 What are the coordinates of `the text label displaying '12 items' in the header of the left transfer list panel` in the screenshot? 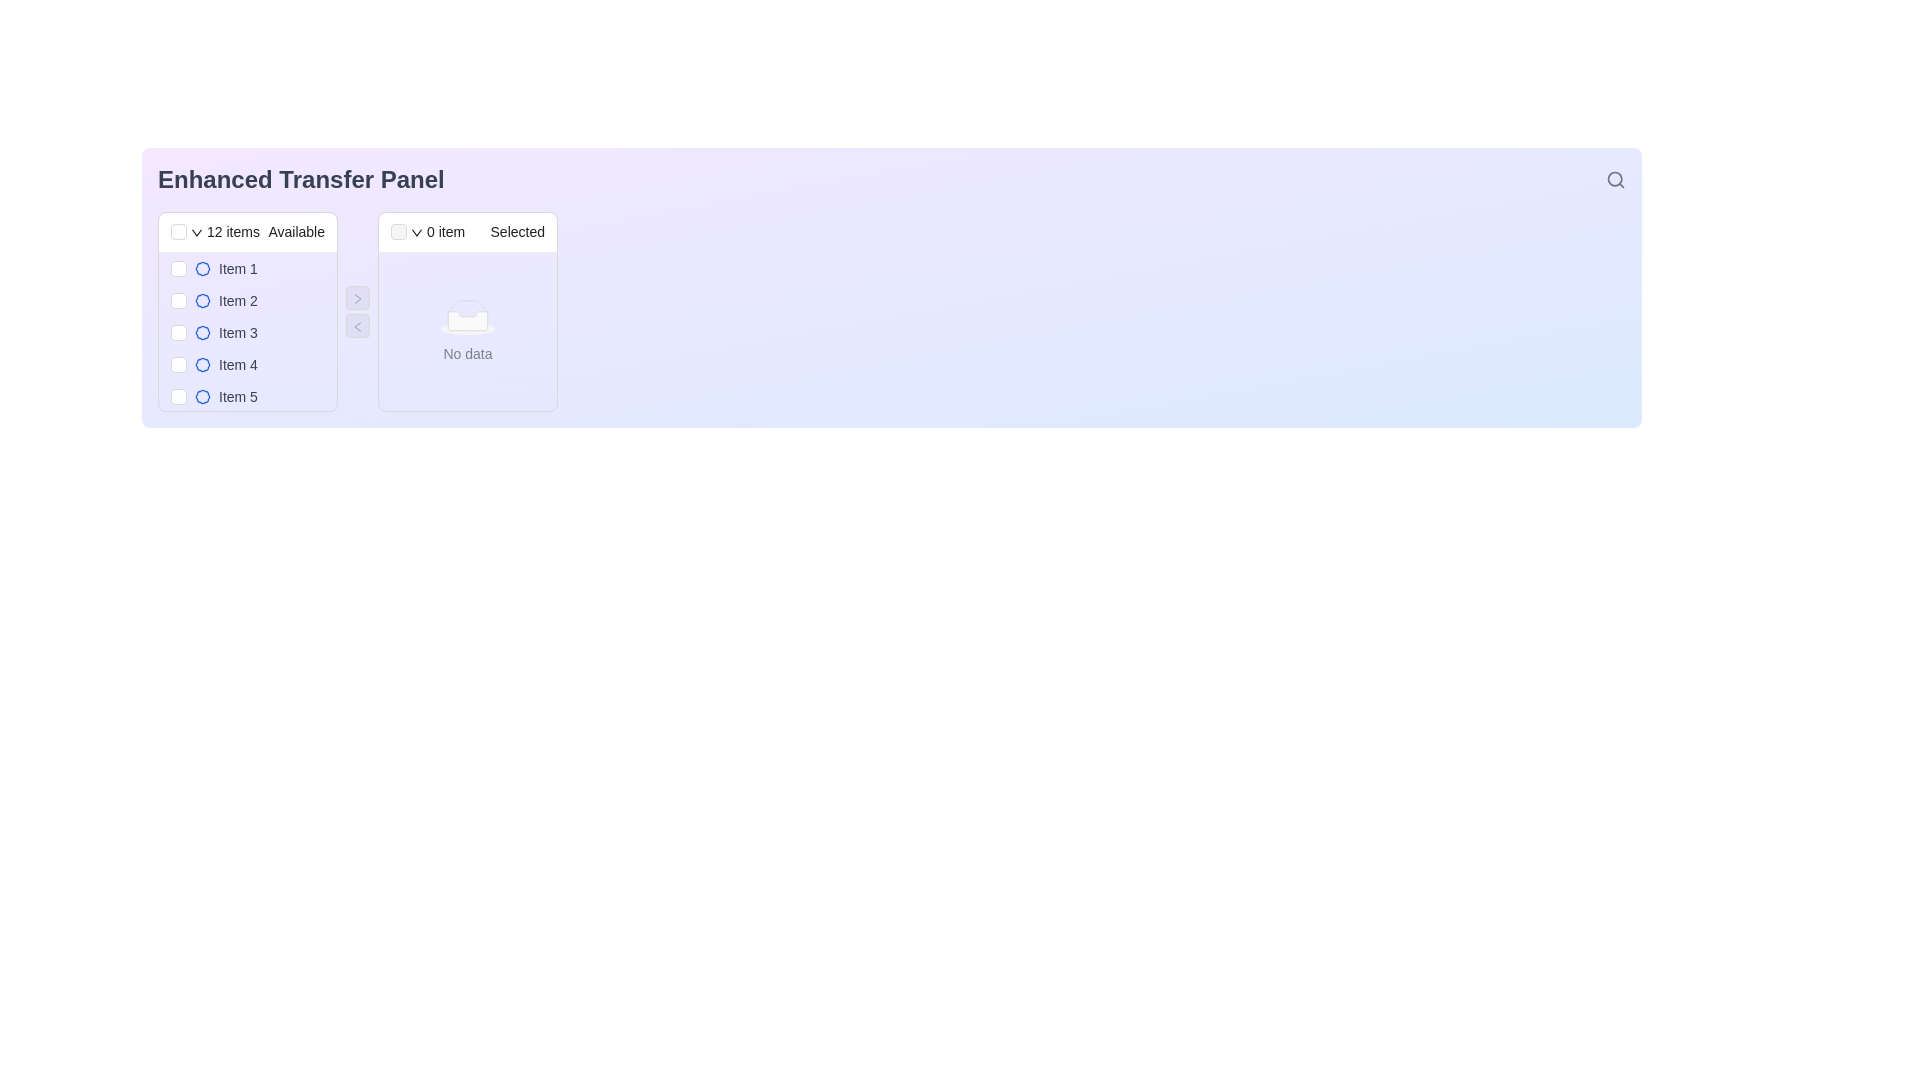 It's located at (233, 230).